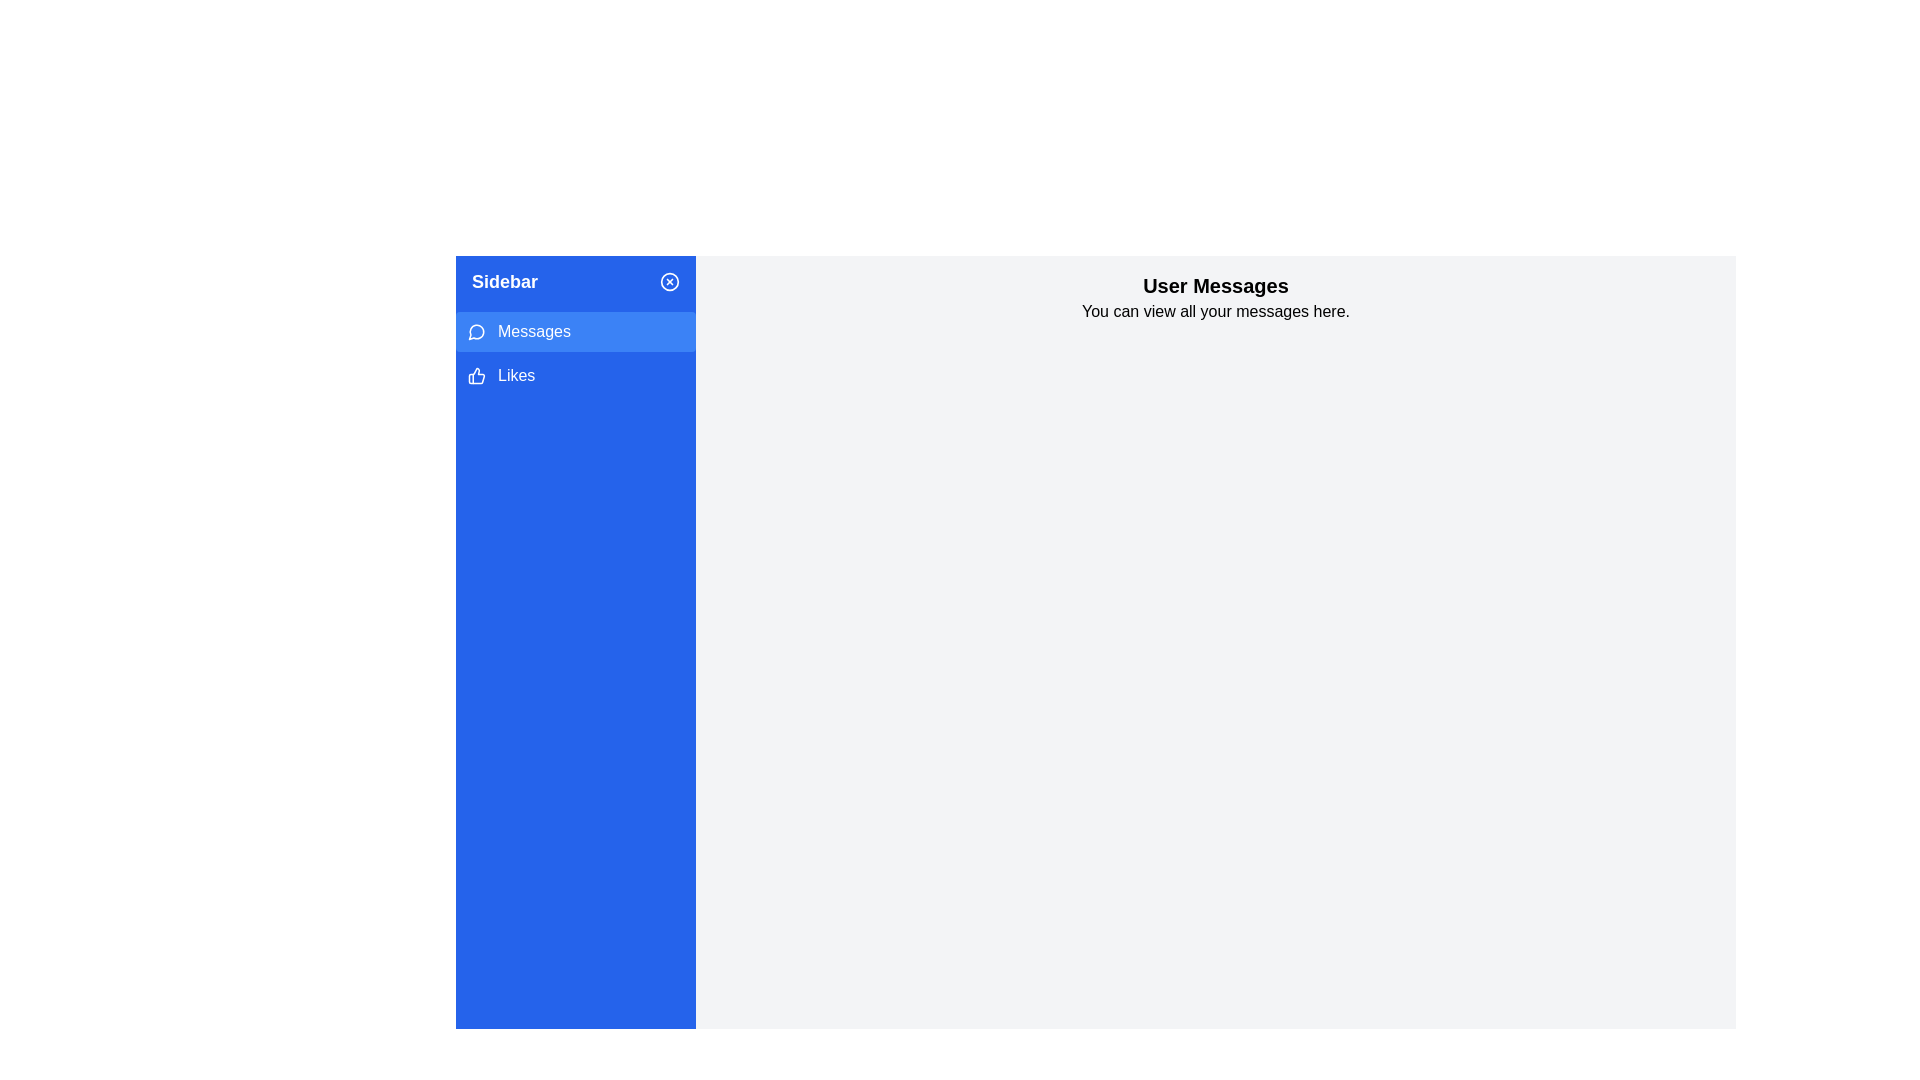  What do you see at coordinates (475, 375) in the screenshot?
I see `the thumbs-up vector graphic icon located in the blue sidebar, next to the 'Likes' text` at bounding box center [475, 375].